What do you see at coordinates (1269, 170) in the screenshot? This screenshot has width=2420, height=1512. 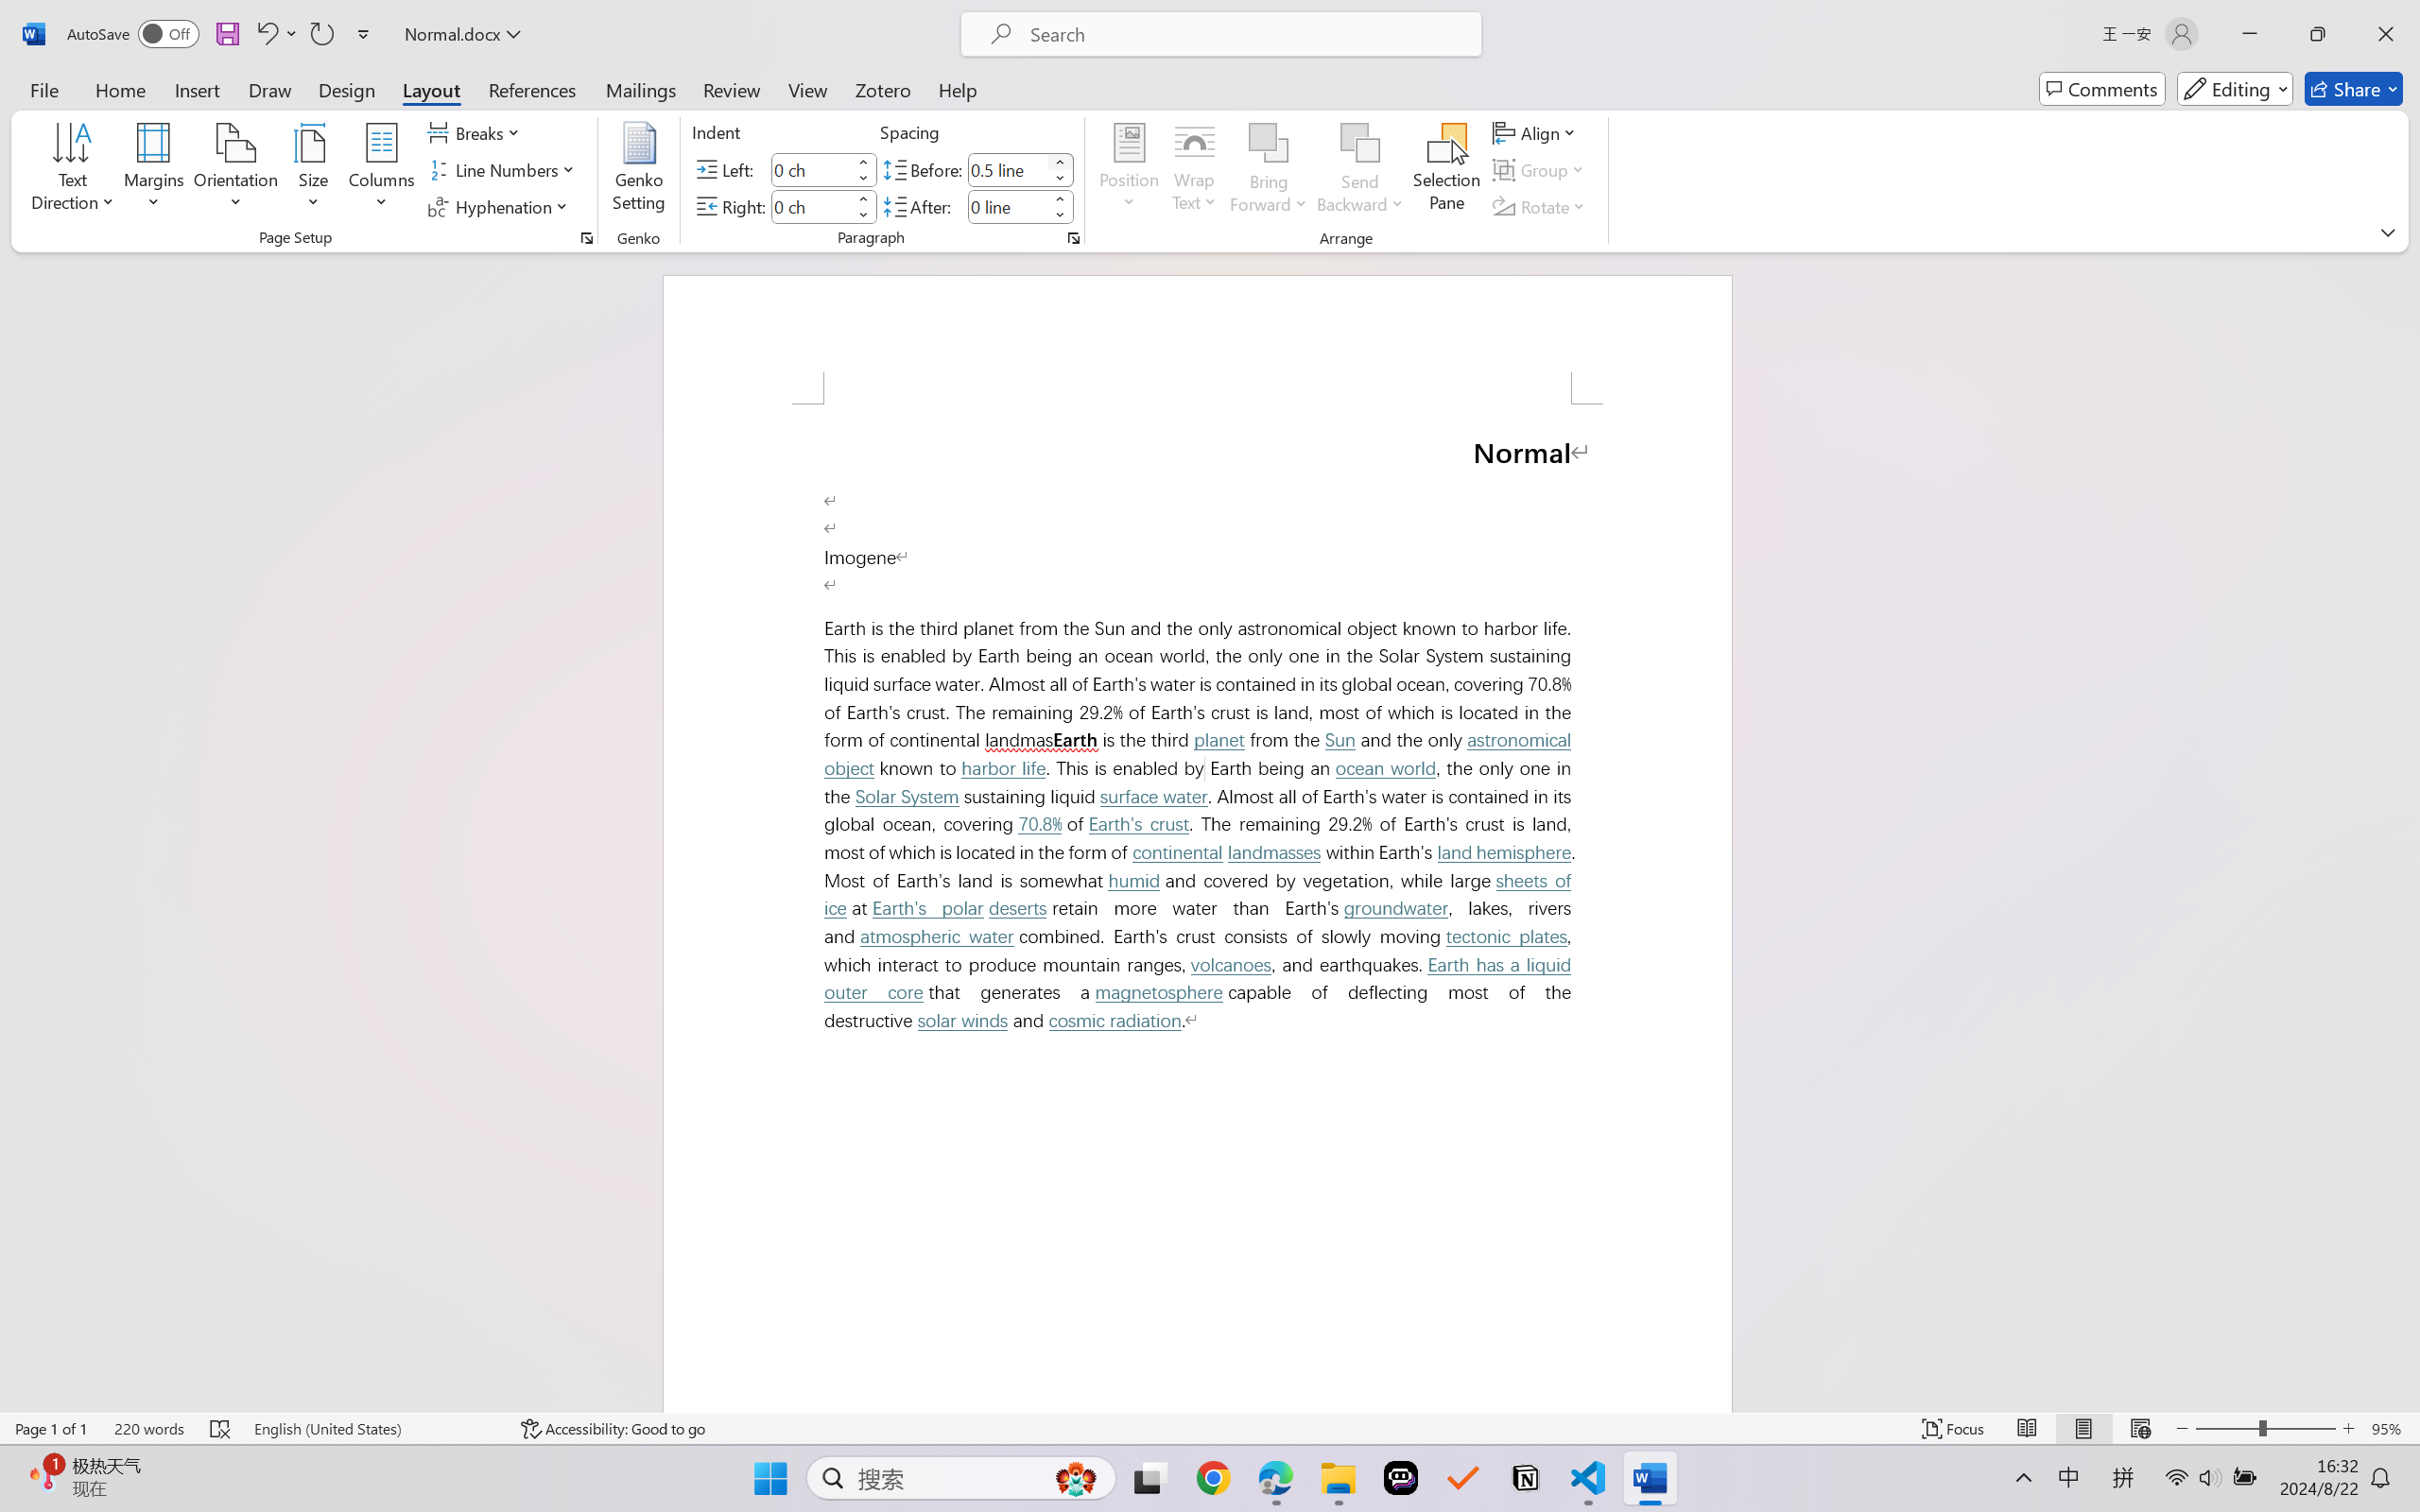 I see `'Bring Forward'` at bounding box center [1269, 170].